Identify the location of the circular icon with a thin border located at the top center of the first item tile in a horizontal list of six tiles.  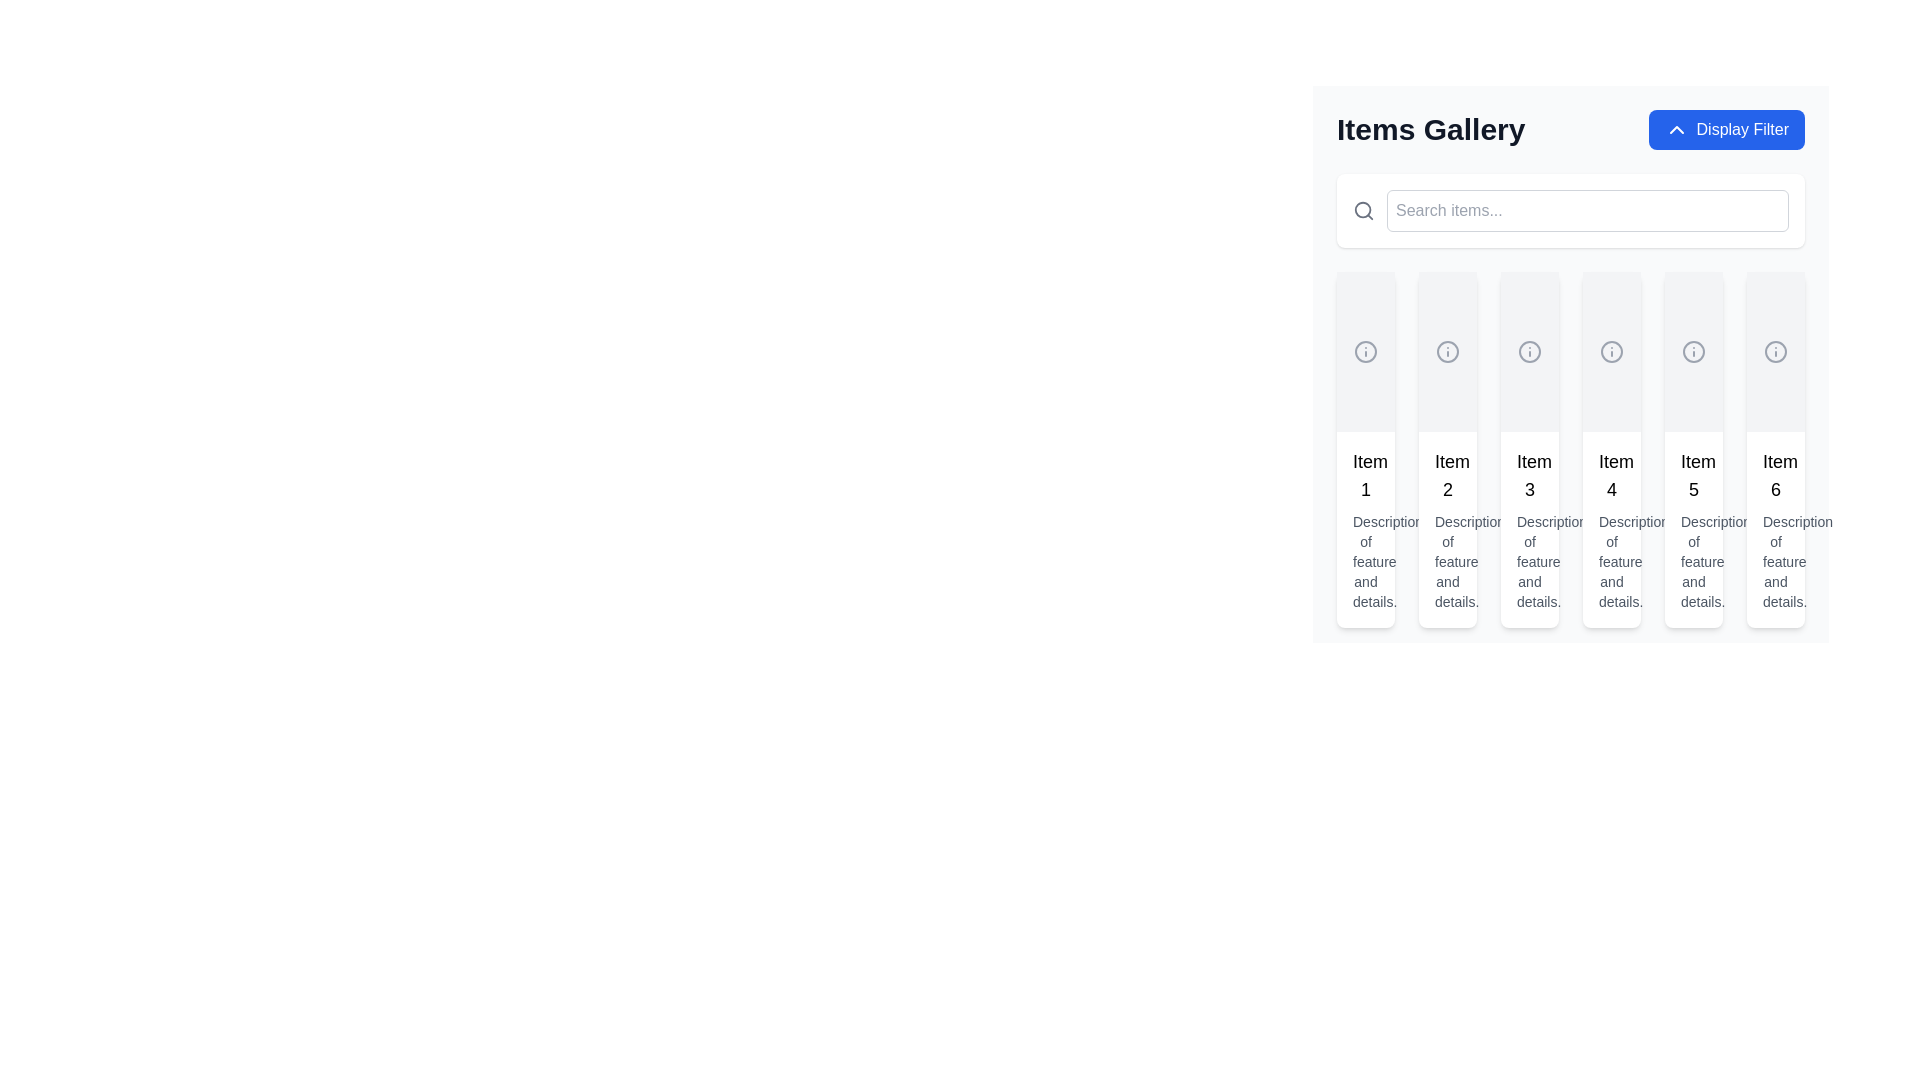
(1365, 350).